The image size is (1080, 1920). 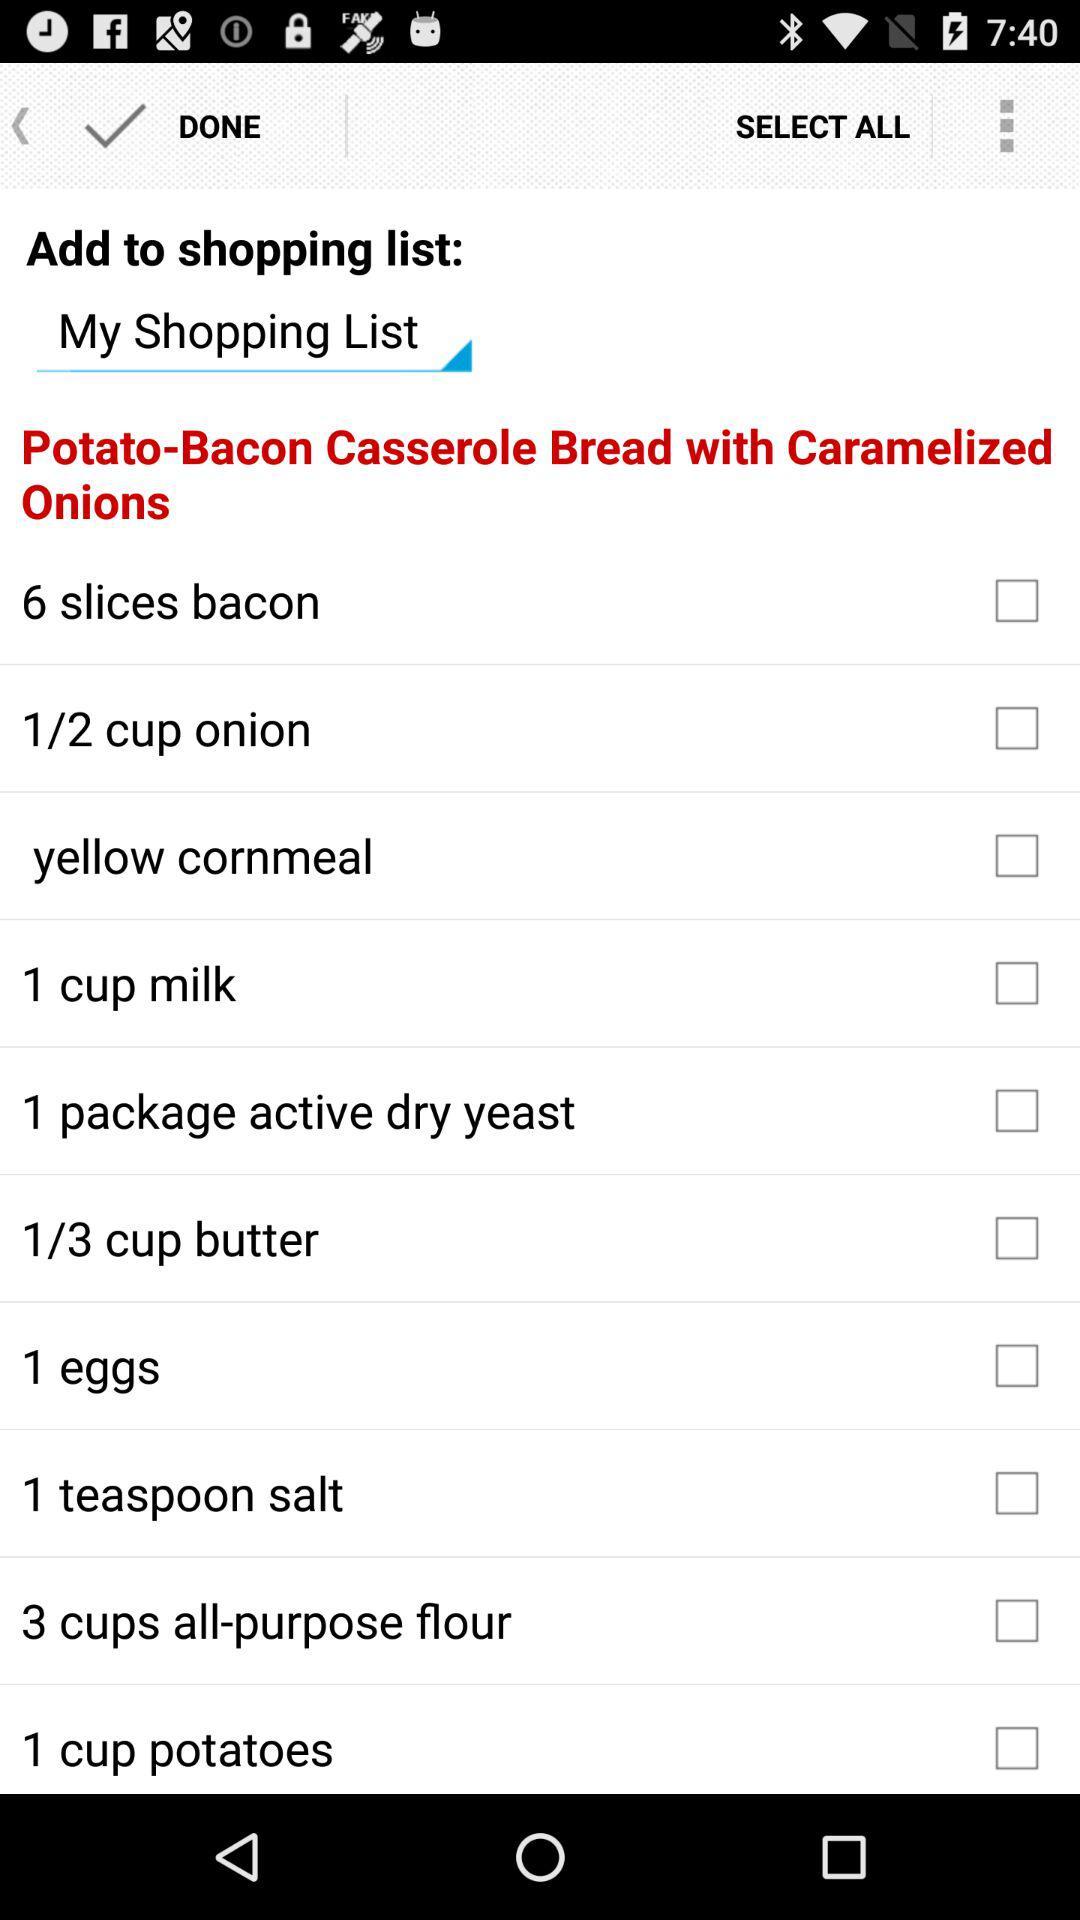 I want to click on 1 package active, so click(x=540, y=1109).